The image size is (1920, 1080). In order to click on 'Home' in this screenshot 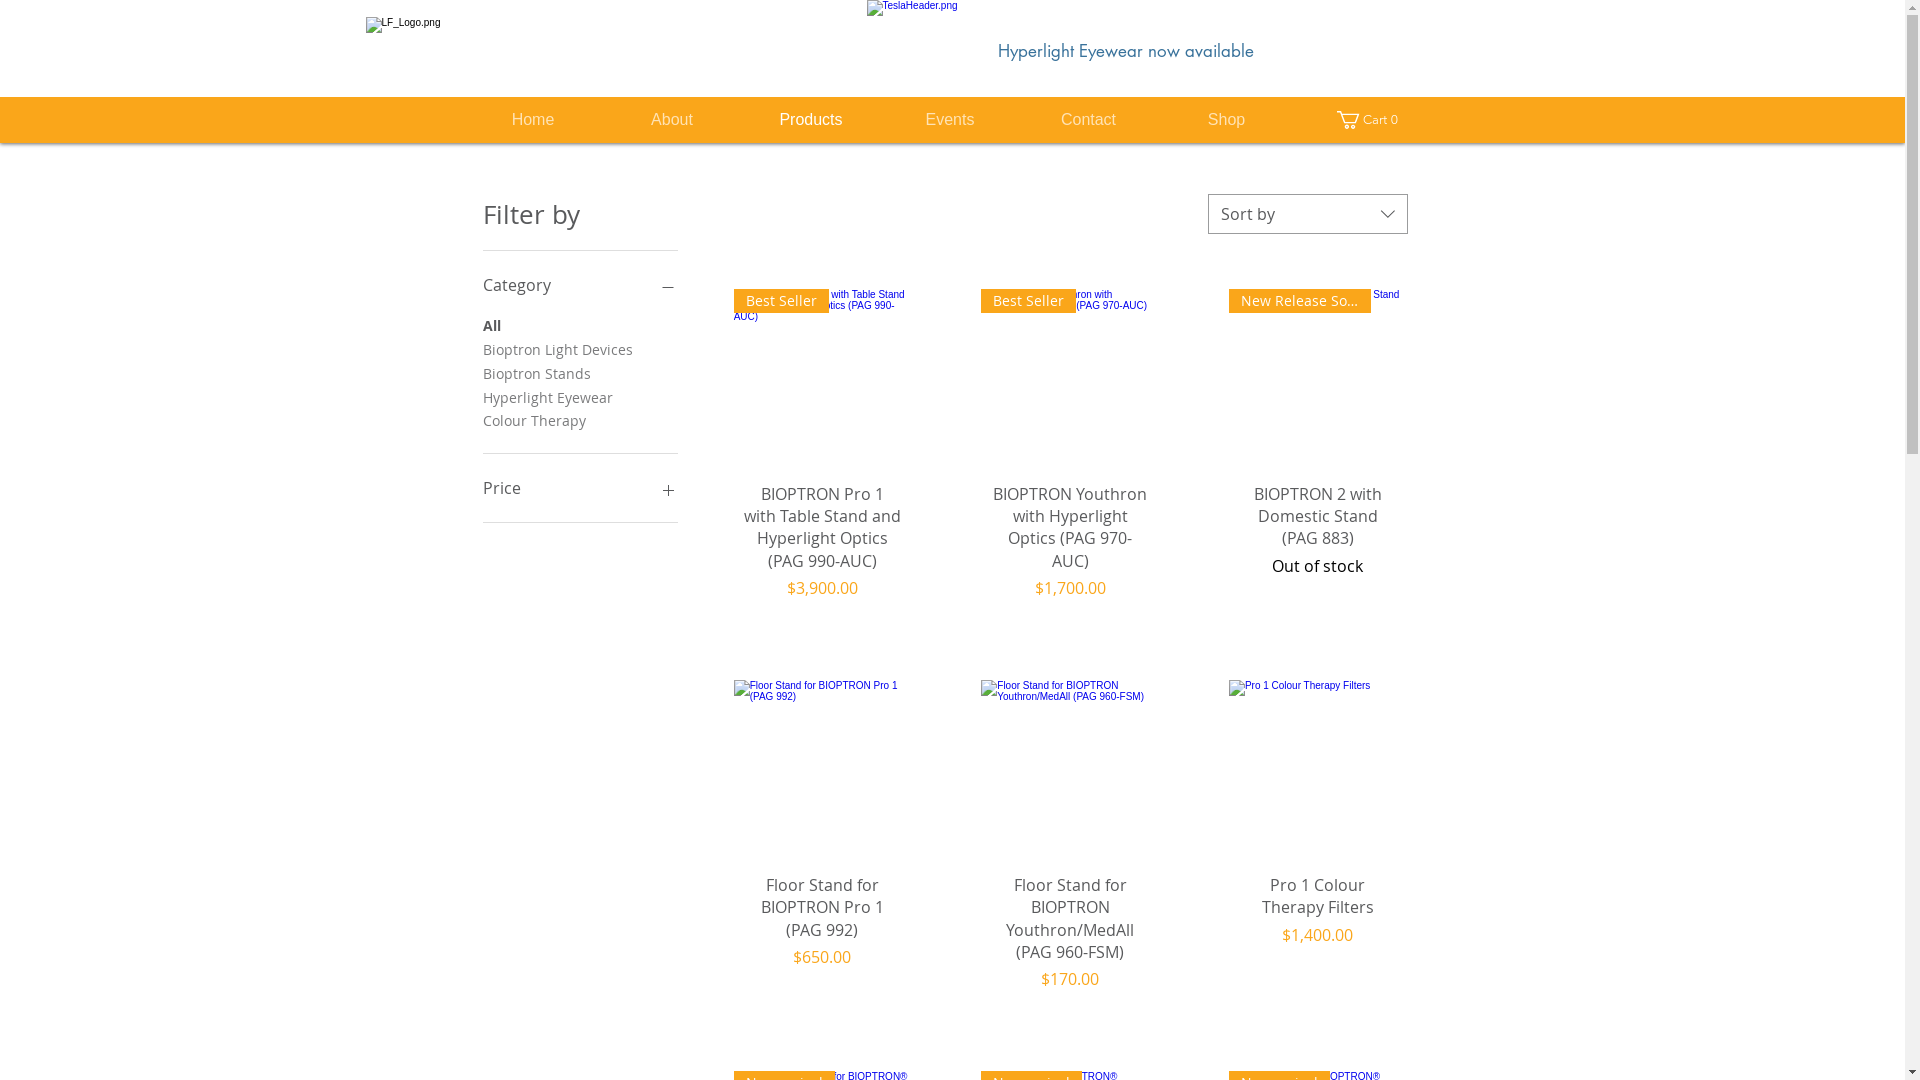, I will do `click(533, 119)`.